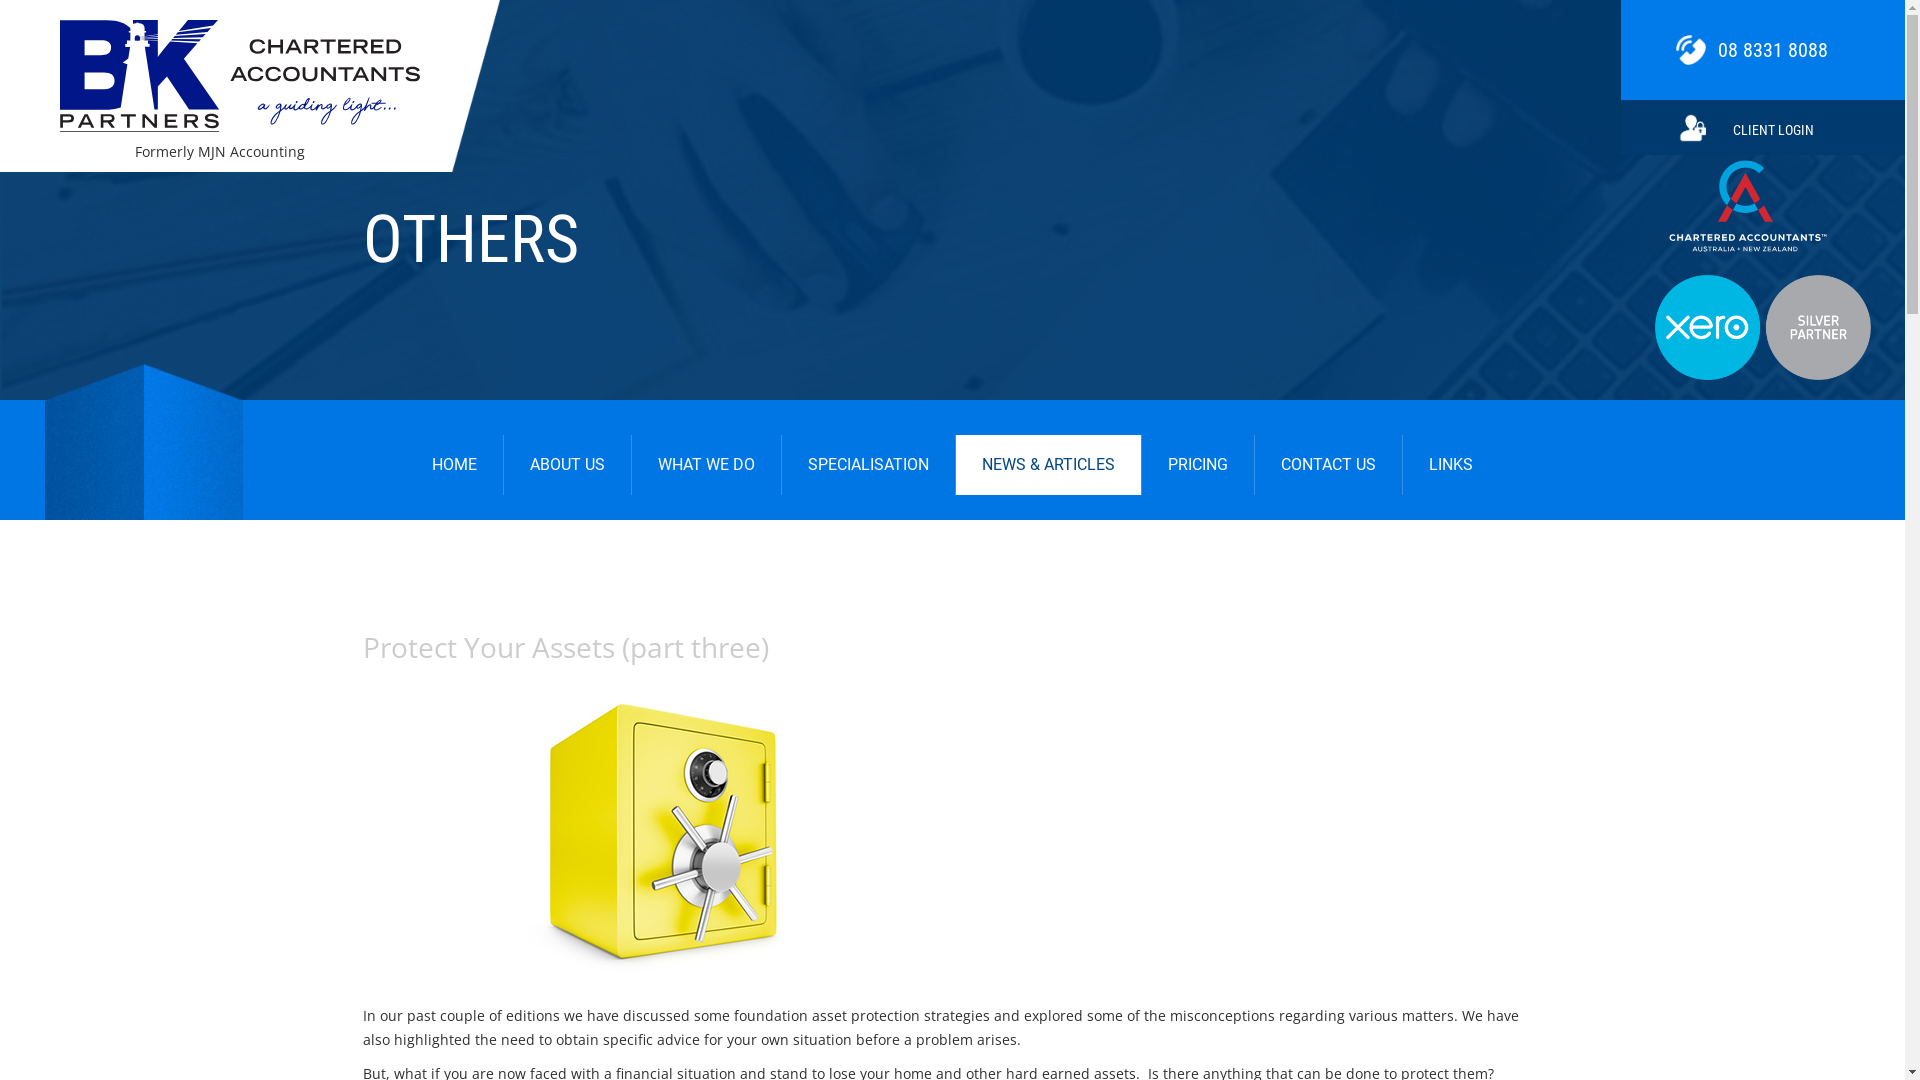  What do you see at coordinates (1328, 465) in the screenshot?
I see `'CONTACT US'` at bounding box center [1328, 465].